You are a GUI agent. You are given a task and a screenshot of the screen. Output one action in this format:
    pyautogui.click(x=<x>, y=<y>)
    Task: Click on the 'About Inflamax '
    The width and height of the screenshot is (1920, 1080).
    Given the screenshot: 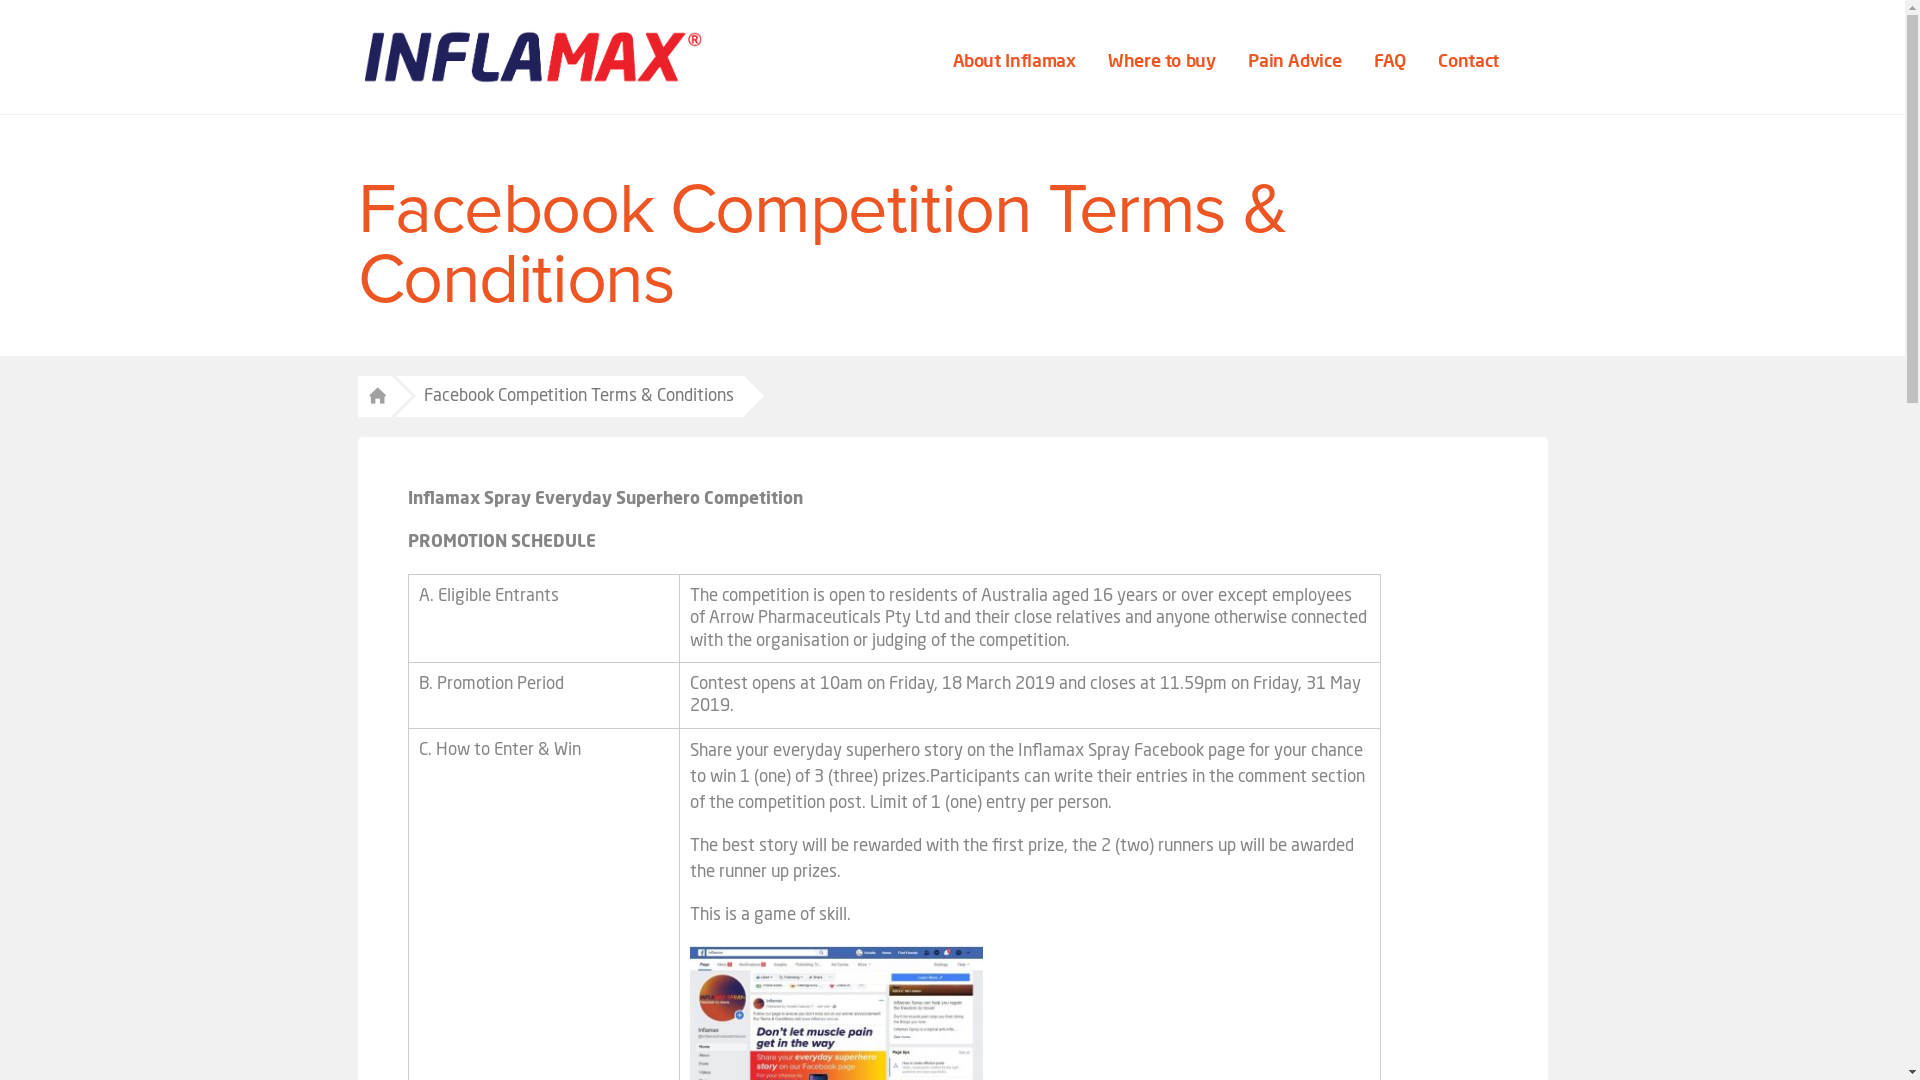 What is the action you would take?
    pyautogui.click(x=1017, y=60)
    